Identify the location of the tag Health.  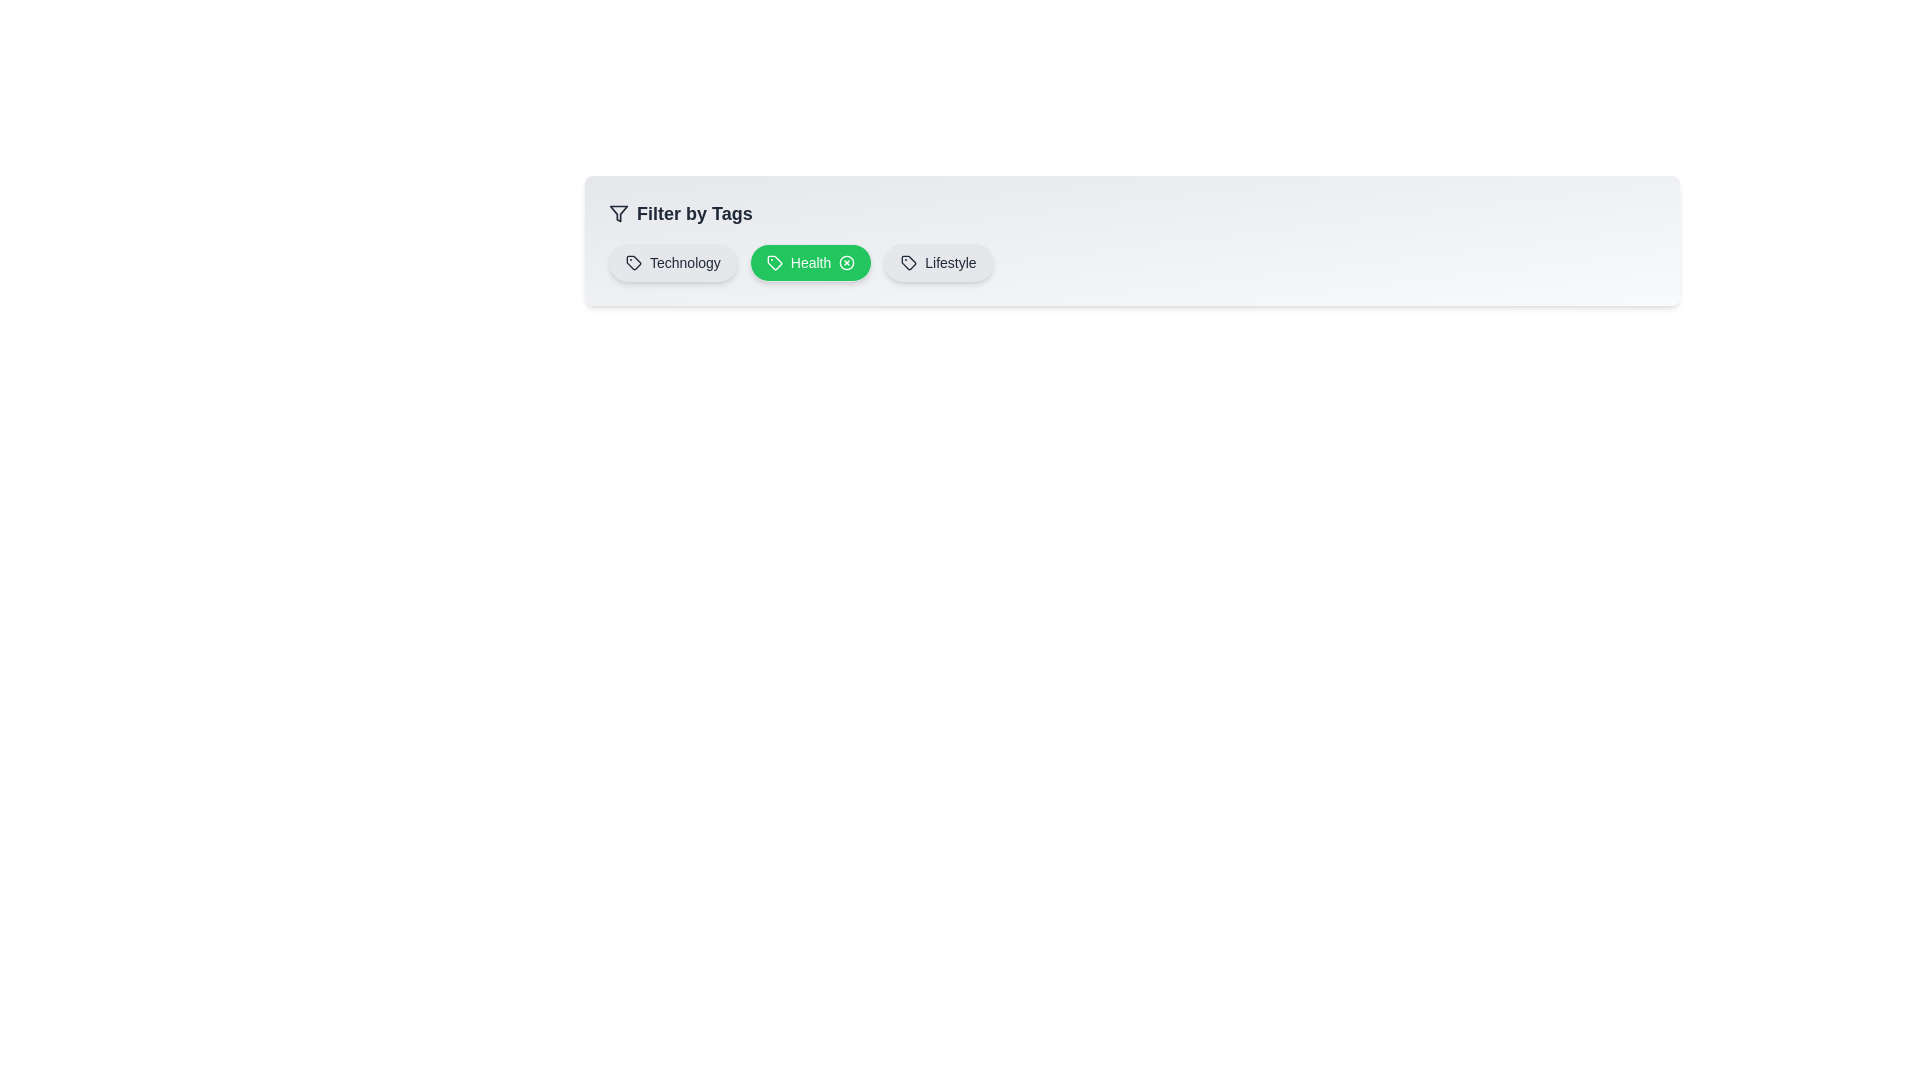
(811, 261).